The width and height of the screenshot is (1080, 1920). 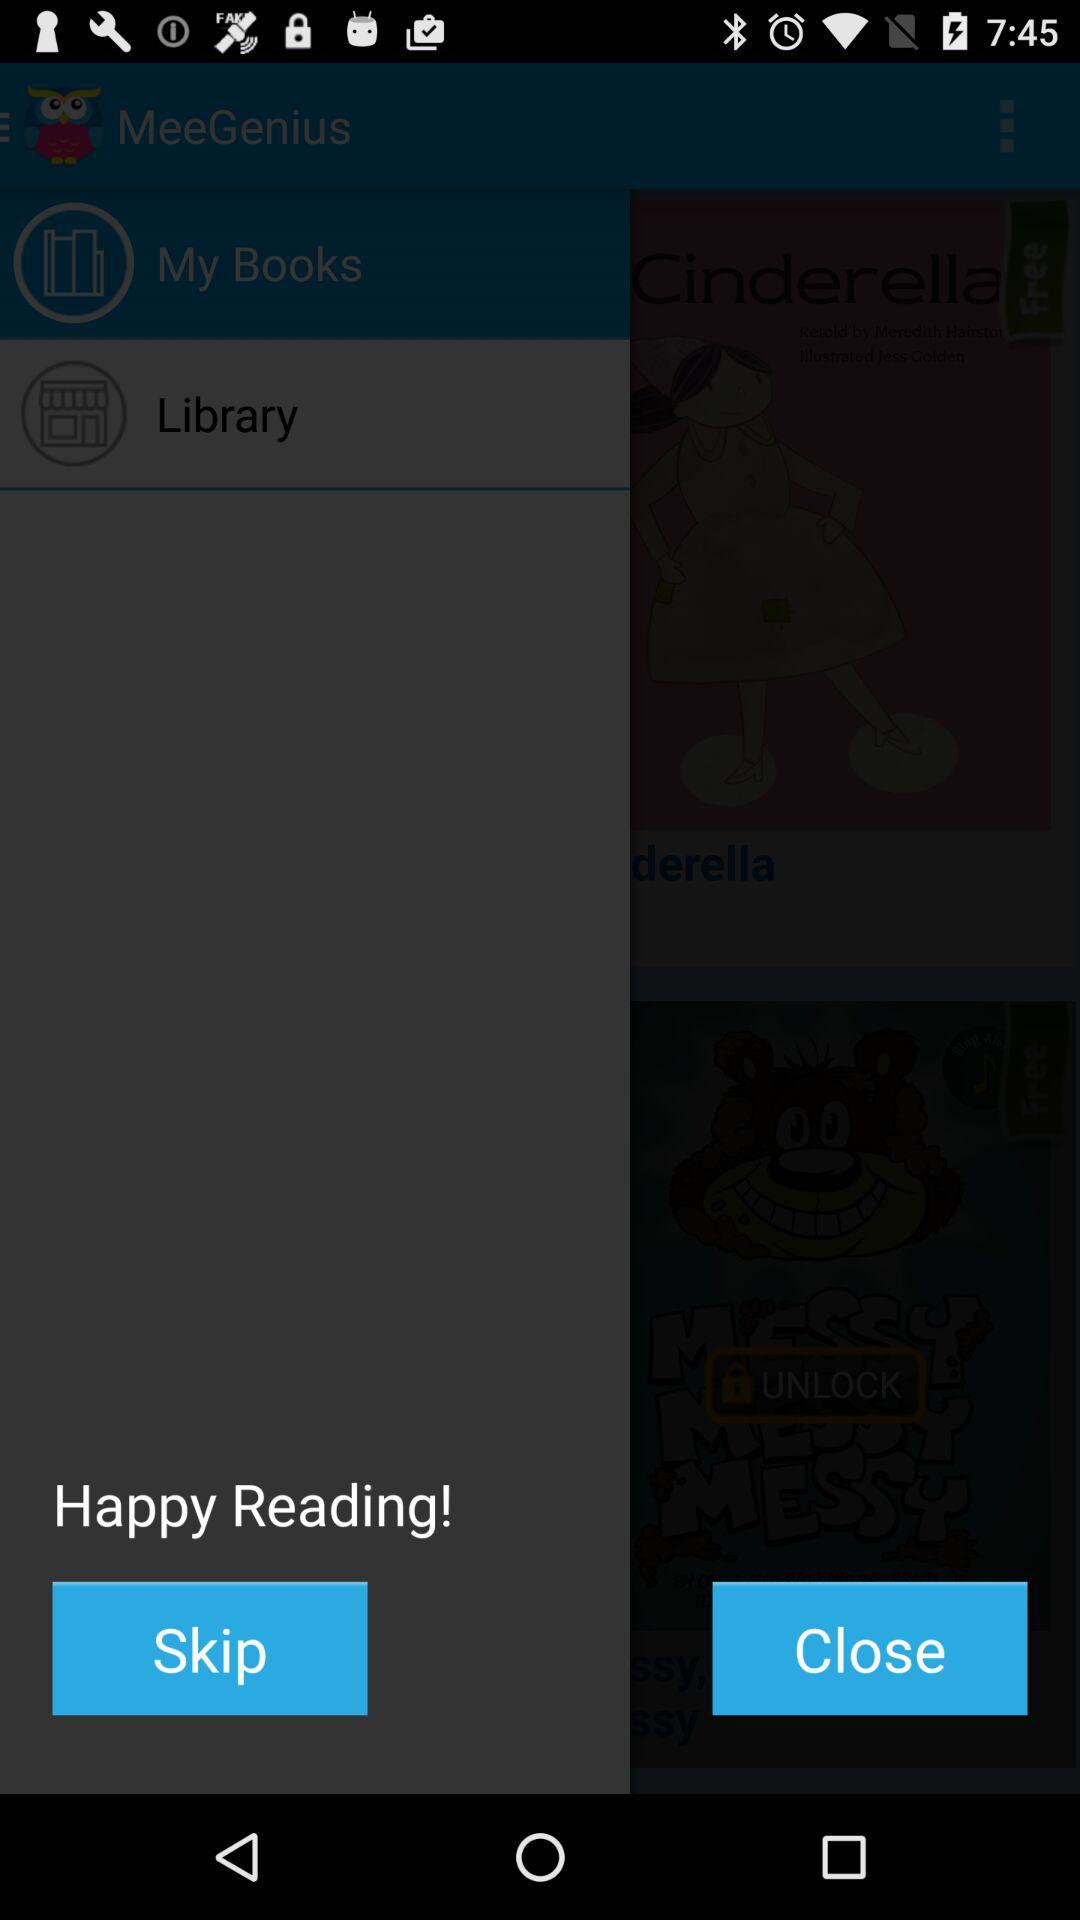 What do you see at coordinates (869, 1648) in the screenshot?
I see `the button to the right of the skip icon` at bounding box center [869, 1648].